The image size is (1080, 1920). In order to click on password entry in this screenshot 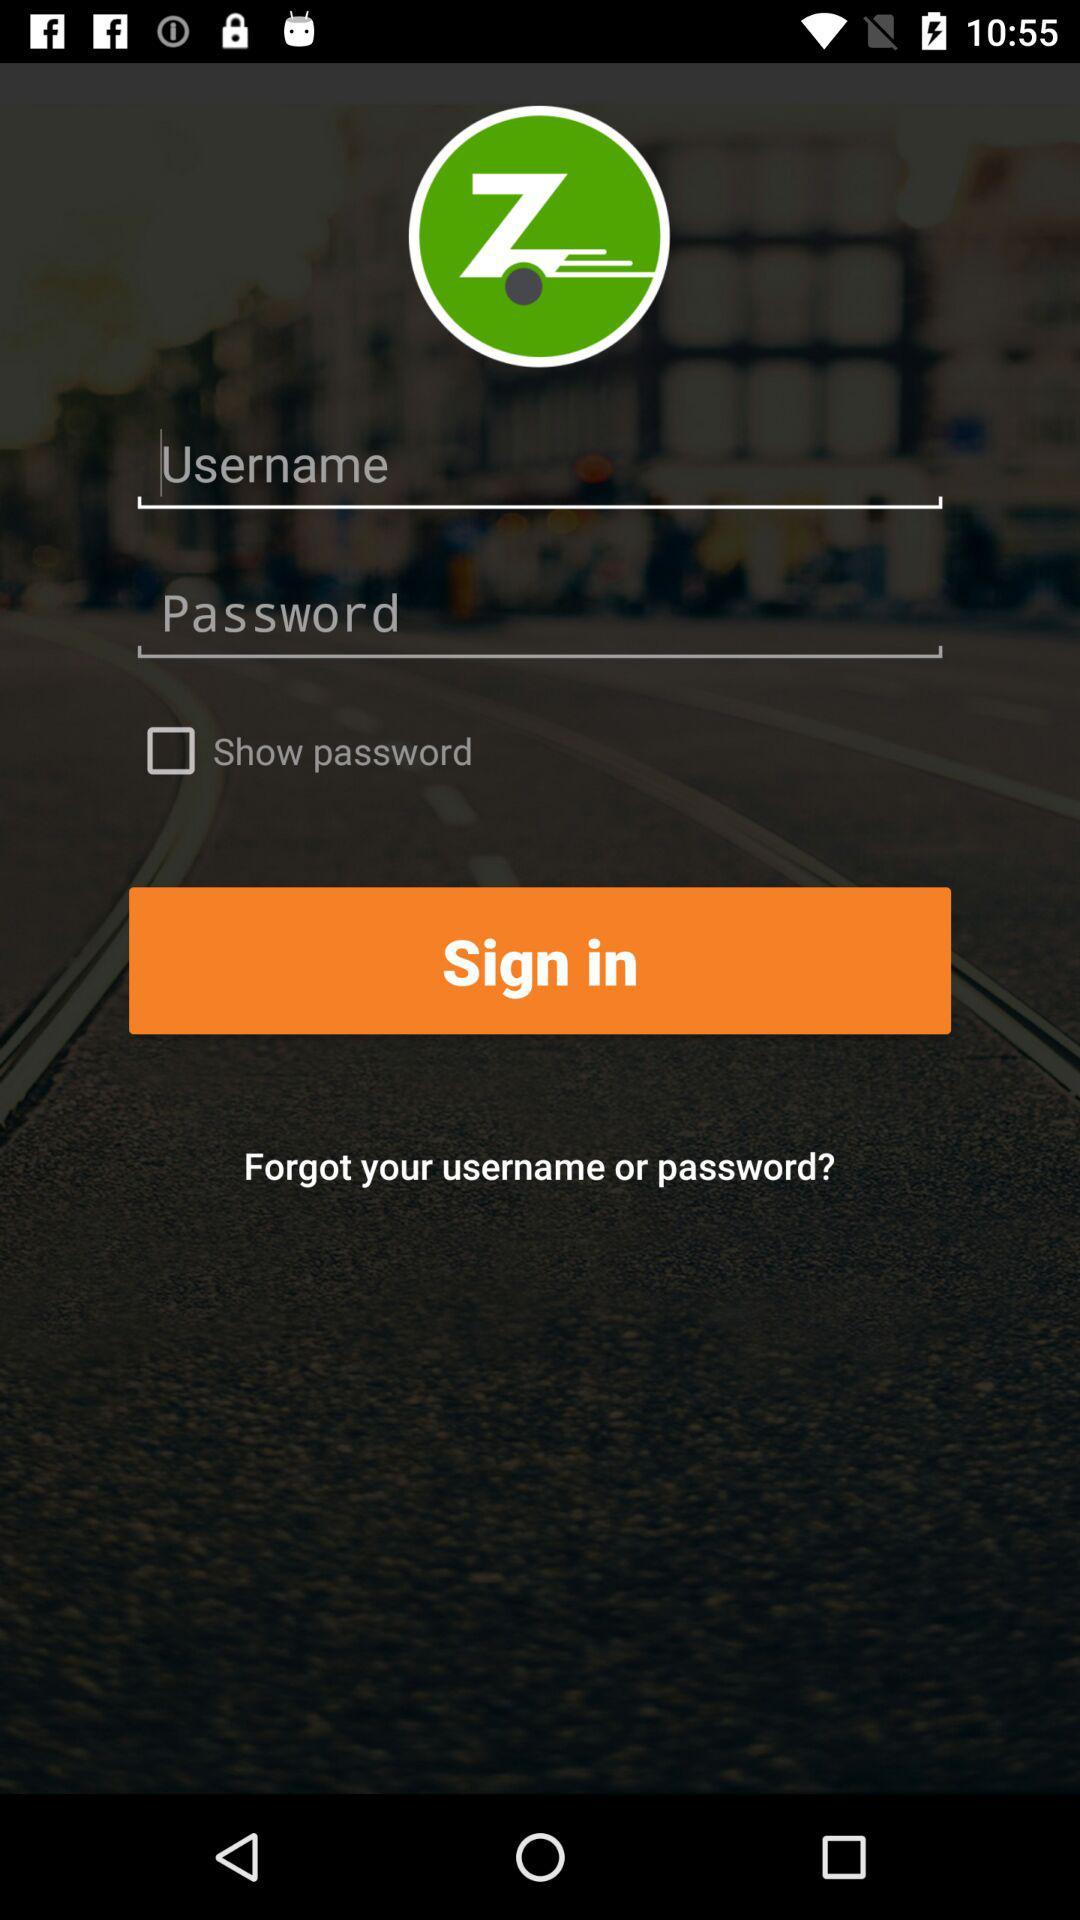, I will do `click(540, 612)`.